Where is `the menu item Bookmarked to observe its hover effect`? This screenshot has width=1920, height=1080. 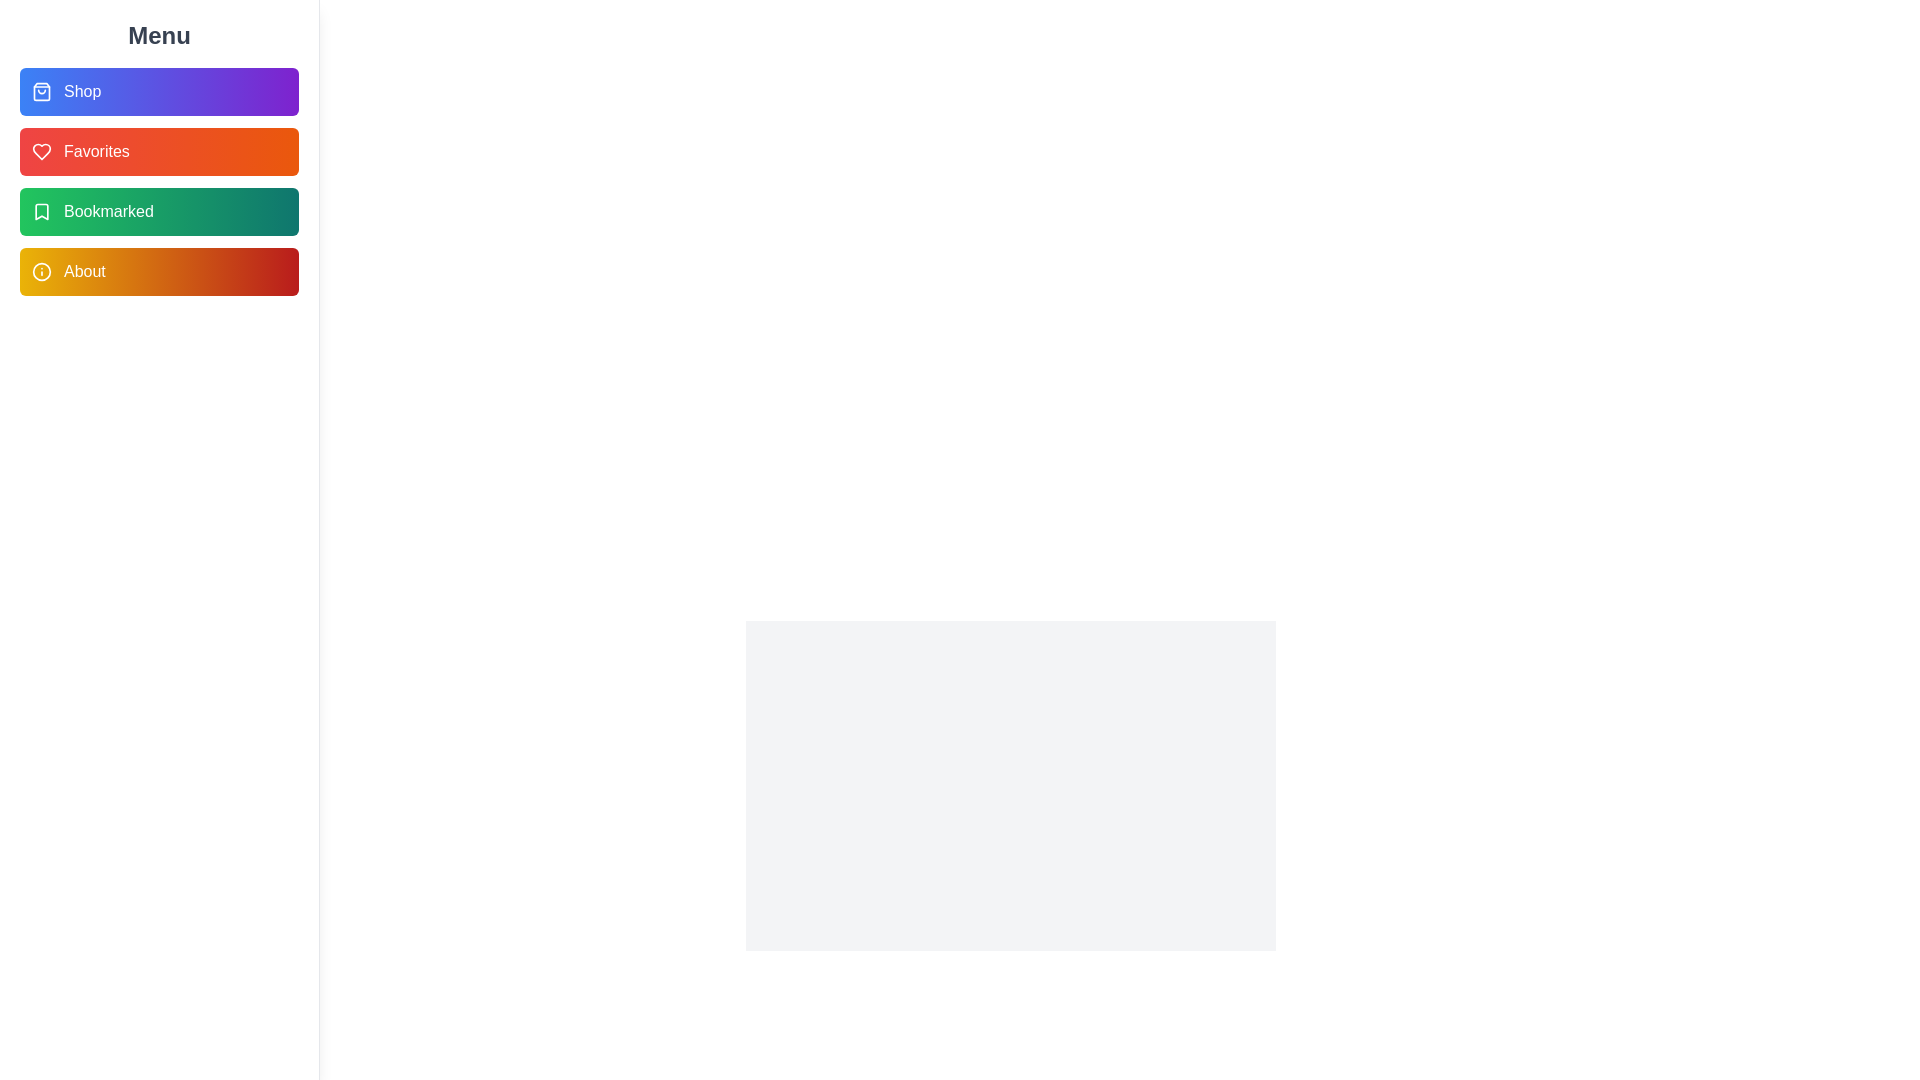 the menu item Bookmarked to observe its hover effect is located at coordinates (158, 212).